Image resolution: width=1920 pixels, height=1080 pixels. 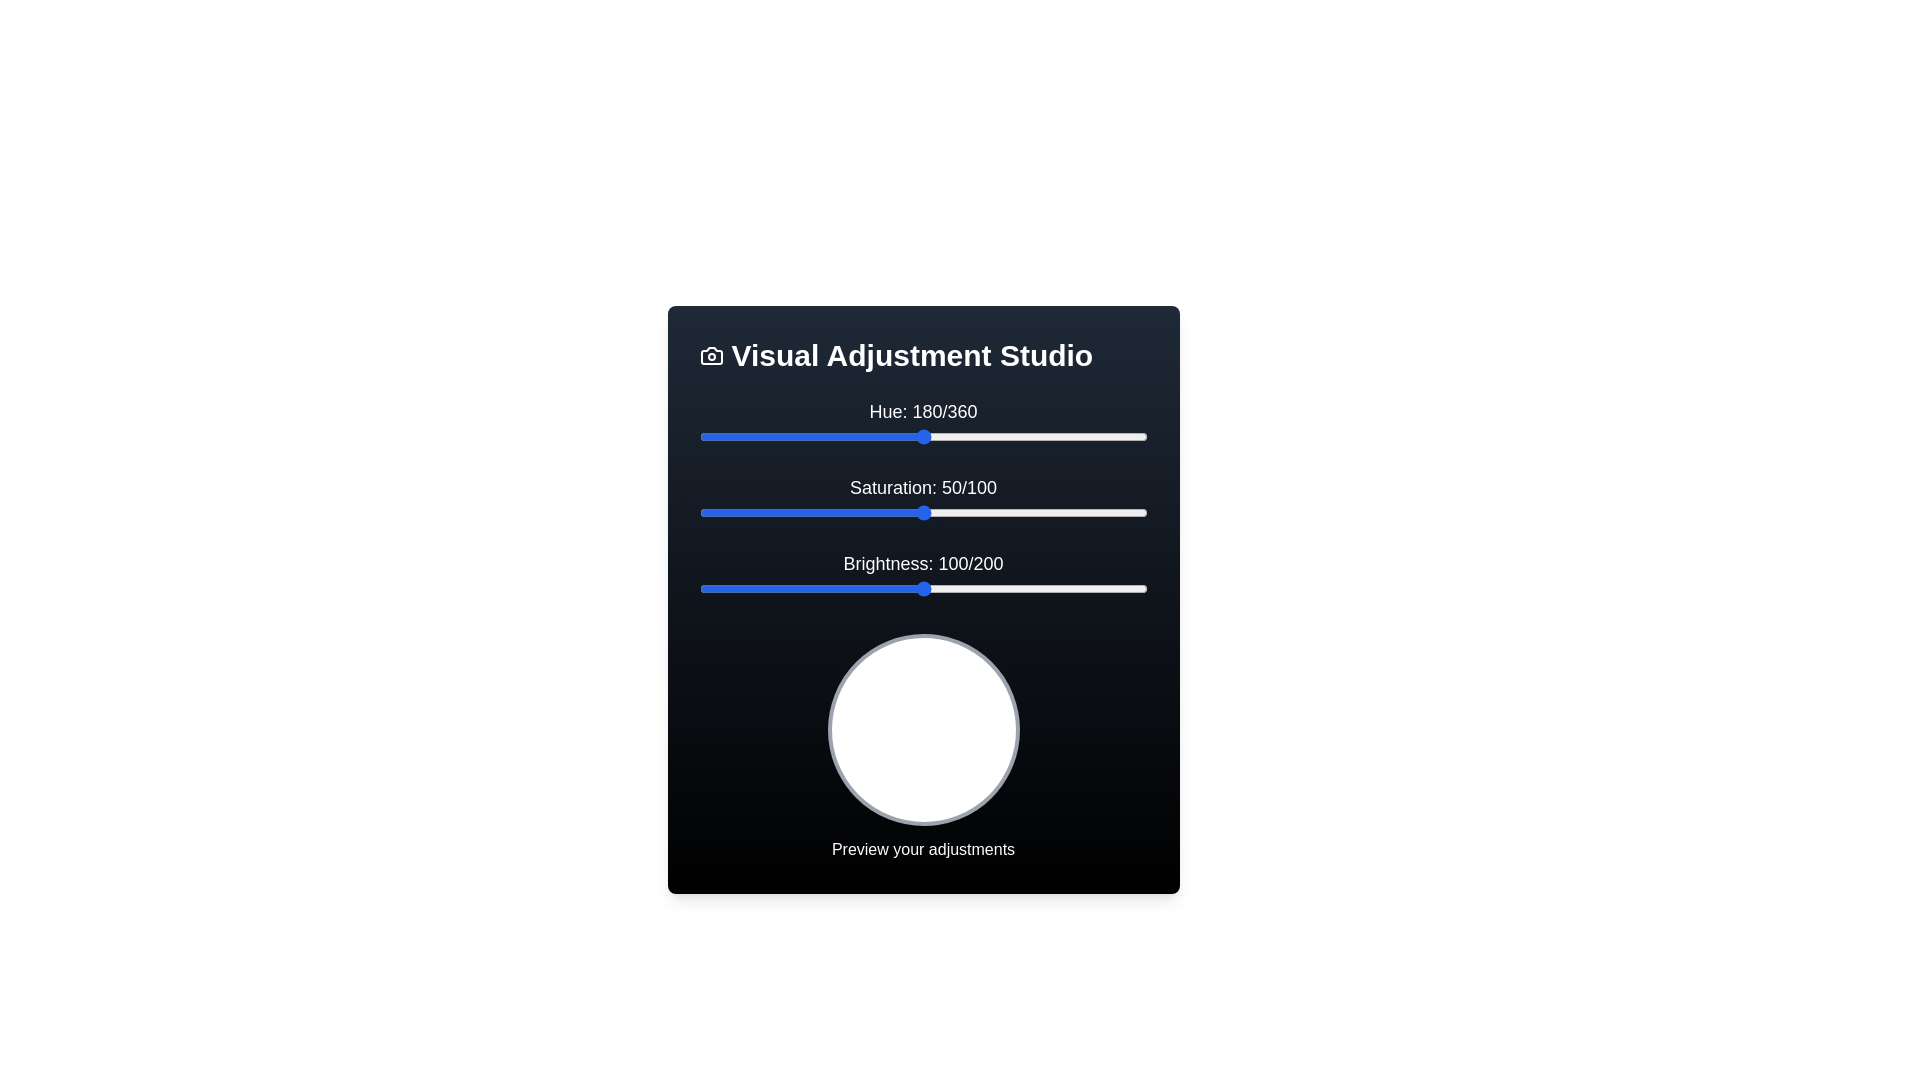 What do you see at coordinates (968, 512) in the screenshot?
I see `the 'Saturation' slider to 60 within its range` at bounding box center [968, 512].